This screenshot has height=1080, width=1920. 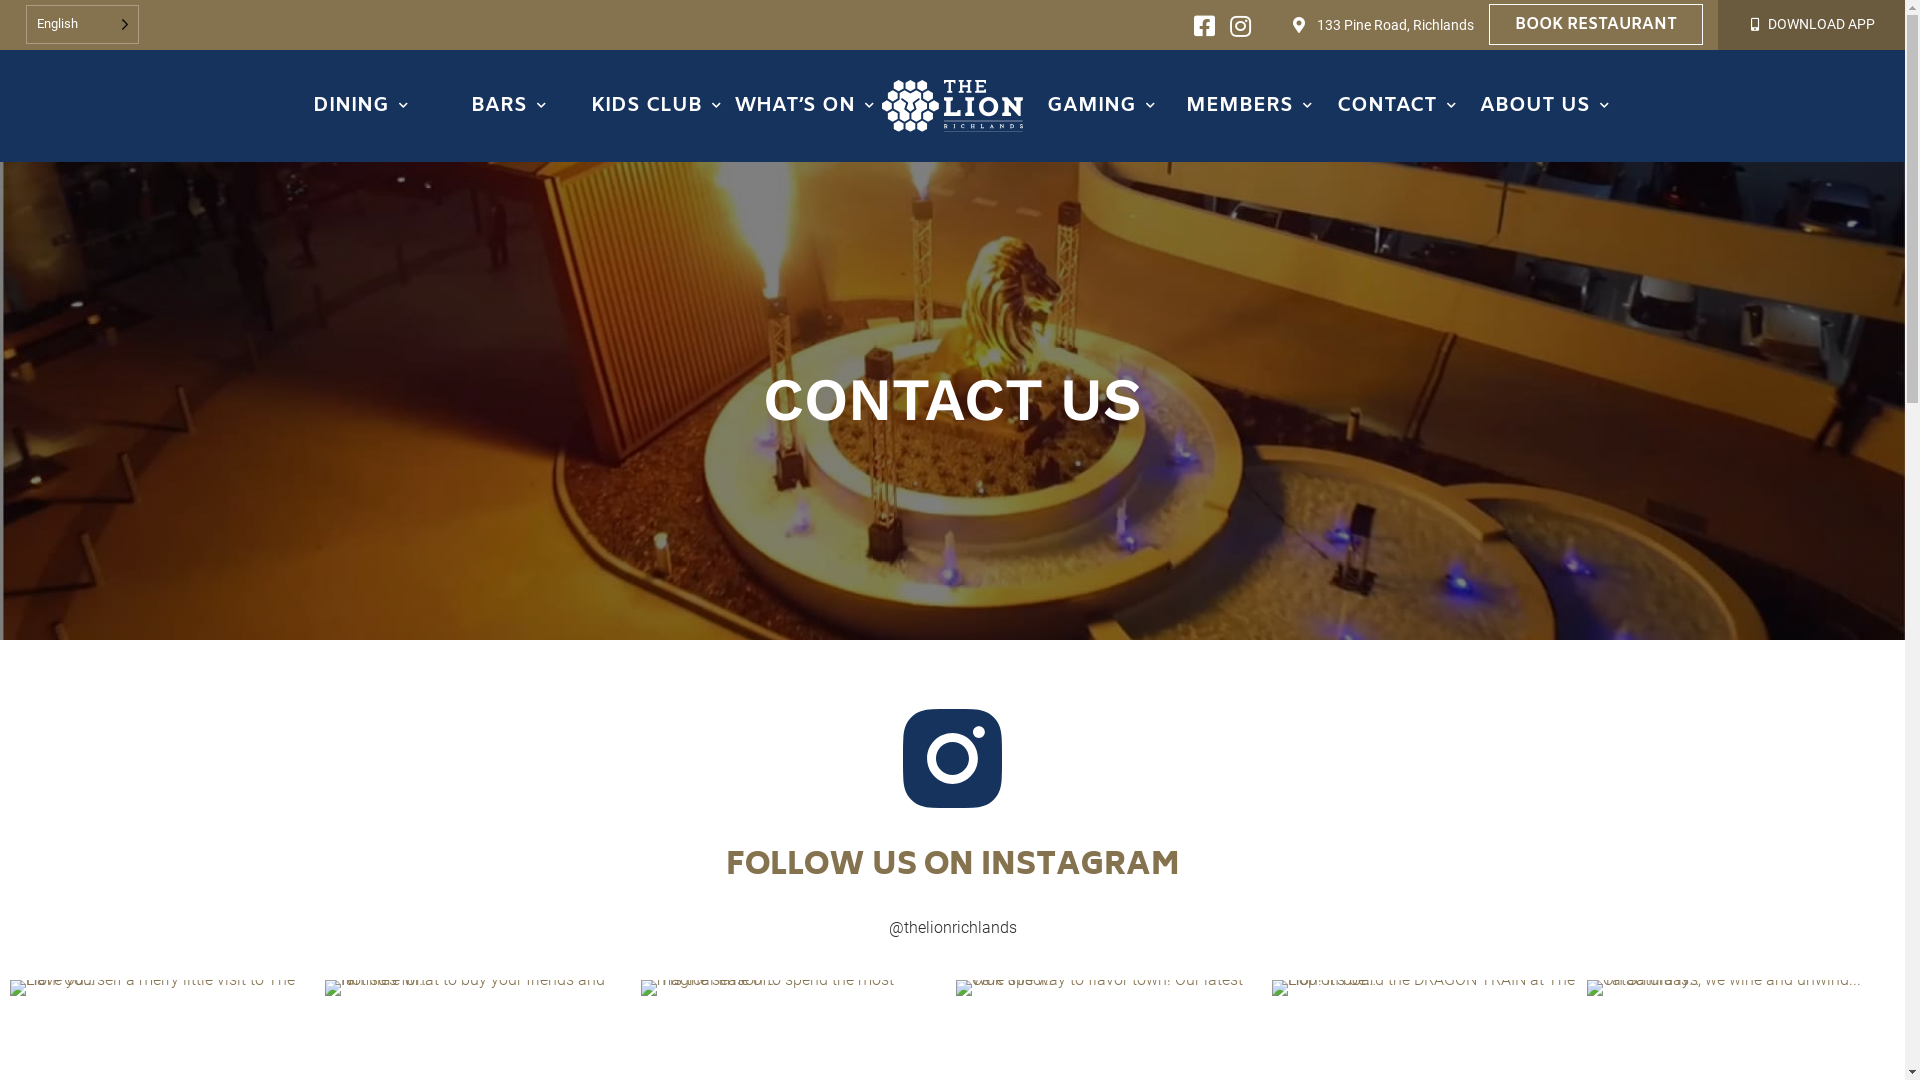 What do you see at coordinates (1595, 24) in the screenshot?
I see `'BOOK RESTAURANT'` at bounding box center [1595, 24].